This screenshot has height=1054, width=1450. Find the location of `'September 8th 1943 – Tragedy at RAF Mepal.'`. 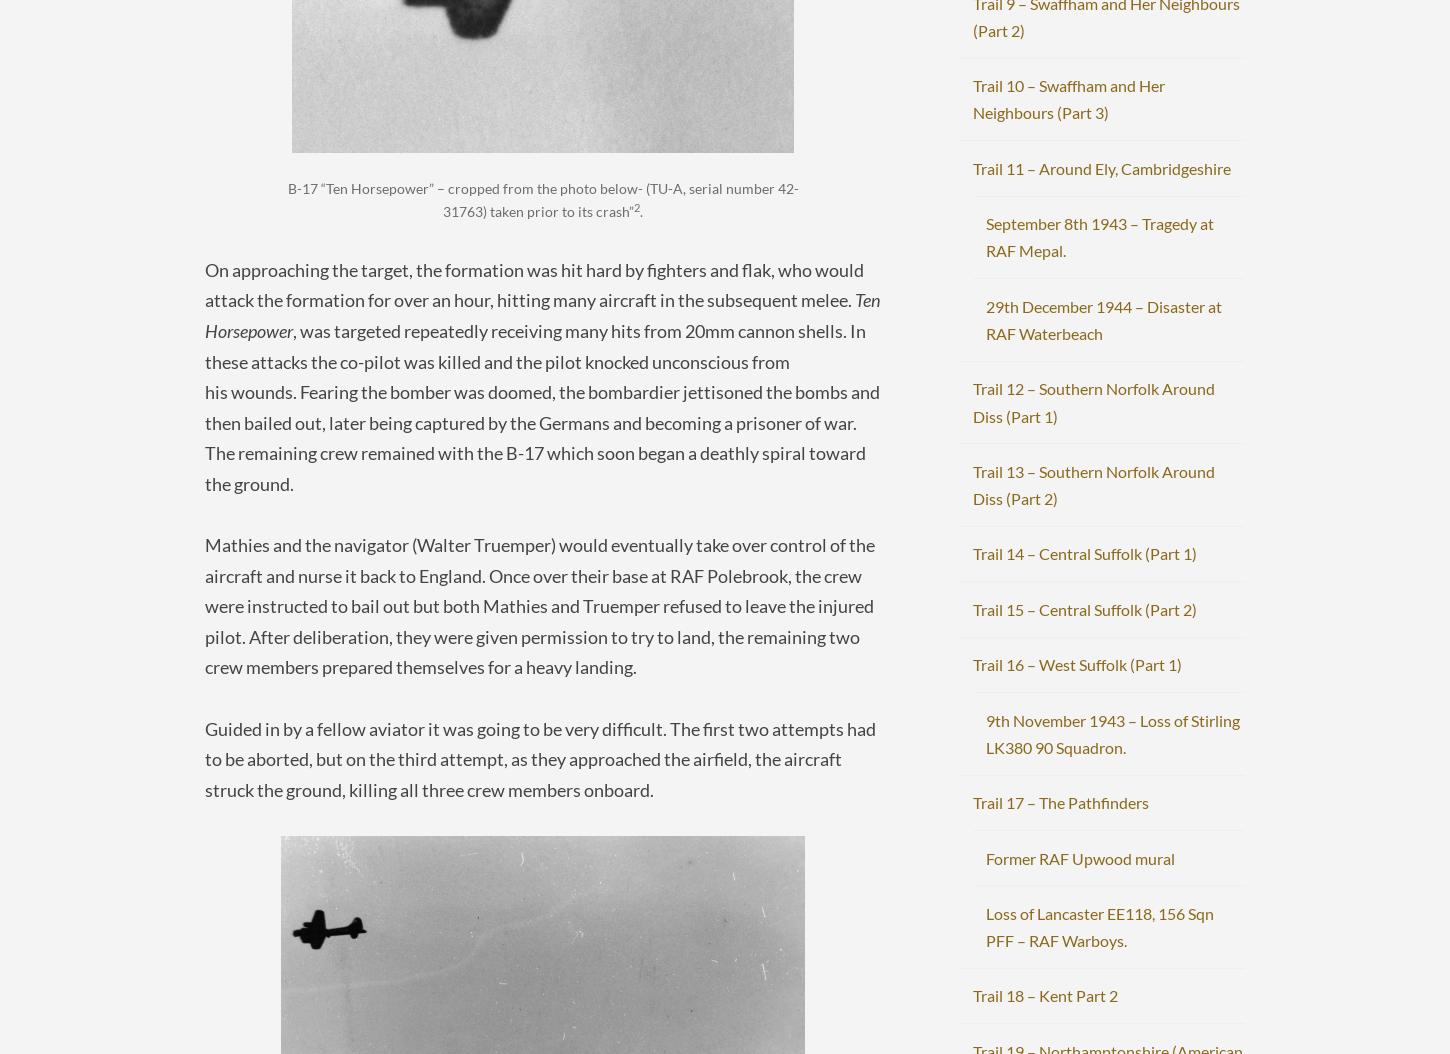

'September 8th 1943 – Tragedy at RAF Mepal.' is located at coordinates (1098, 237).